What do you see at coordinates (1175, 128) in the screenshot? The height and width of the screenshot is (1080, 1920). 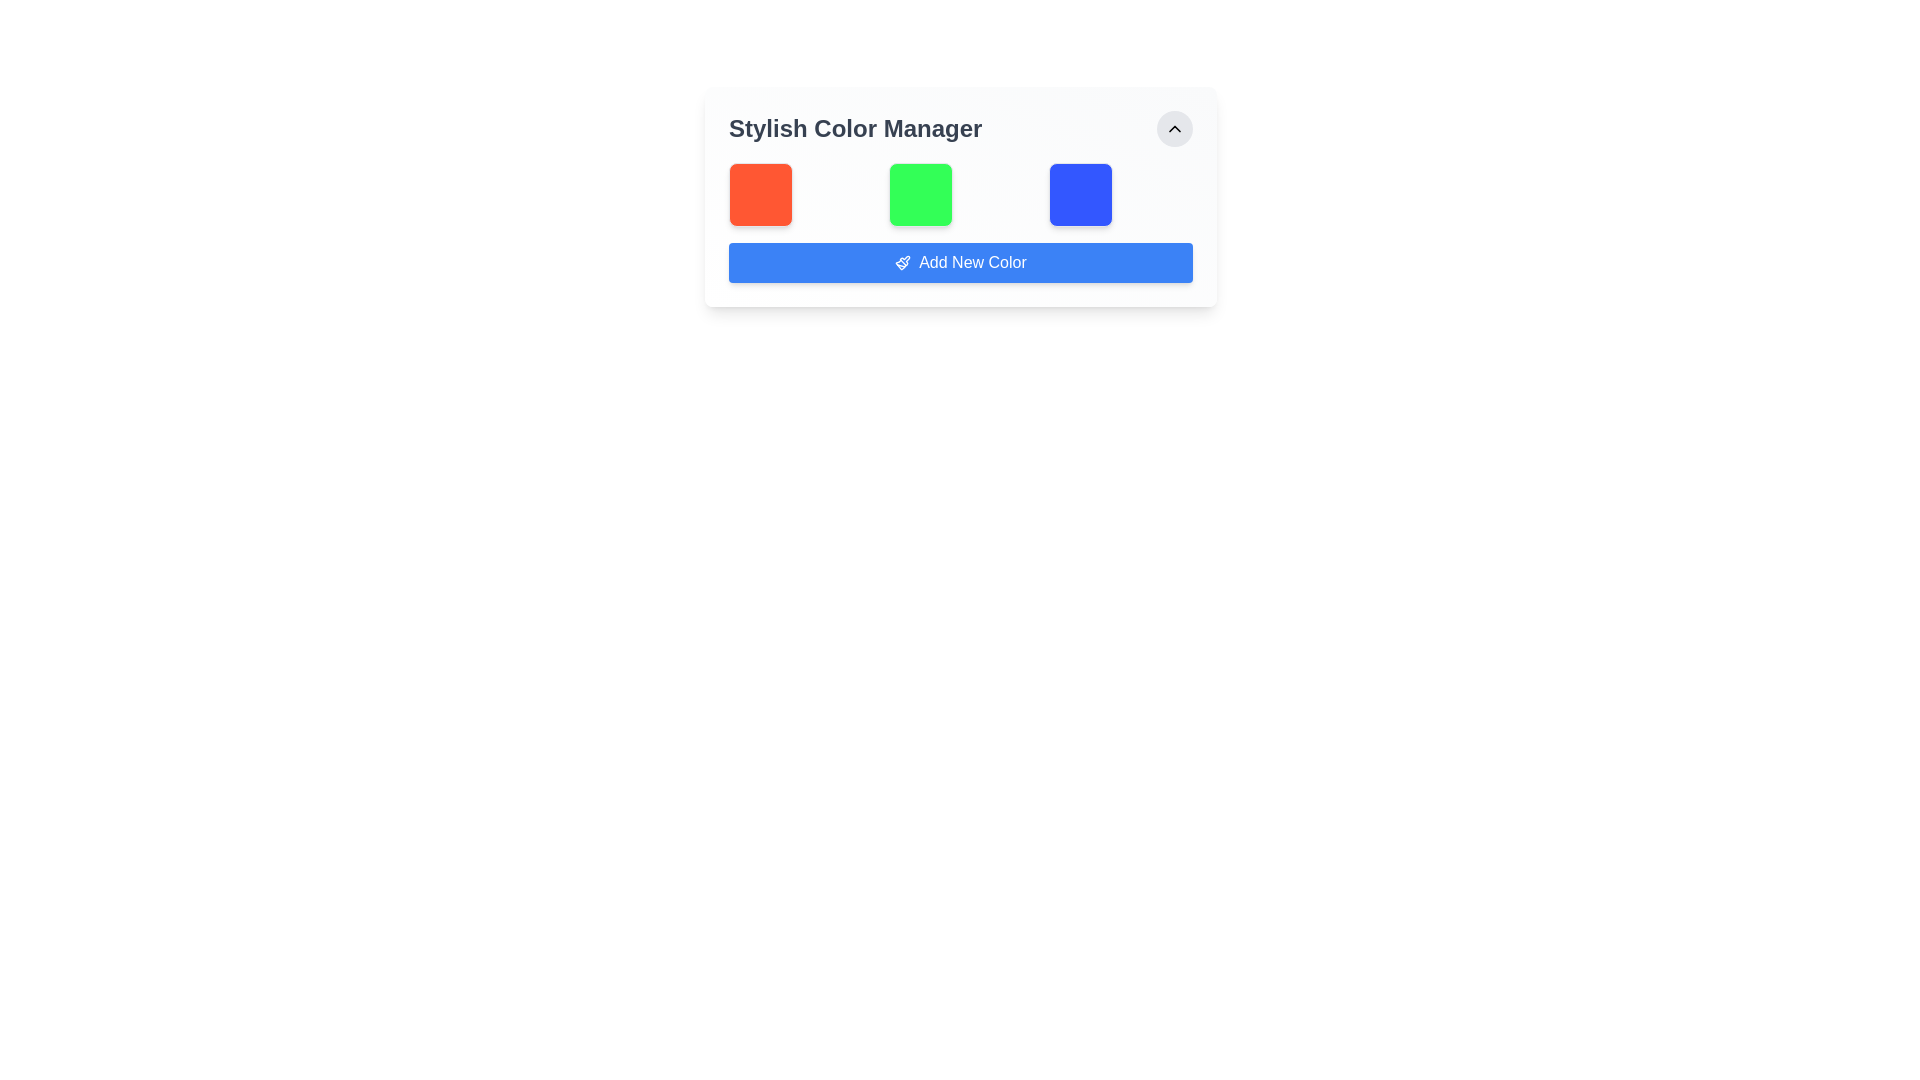 I see `the circular button in the top-right corner of the 'Stylish Color Manager' card that is adjacent to the title` at bounding box center [1175, 128].